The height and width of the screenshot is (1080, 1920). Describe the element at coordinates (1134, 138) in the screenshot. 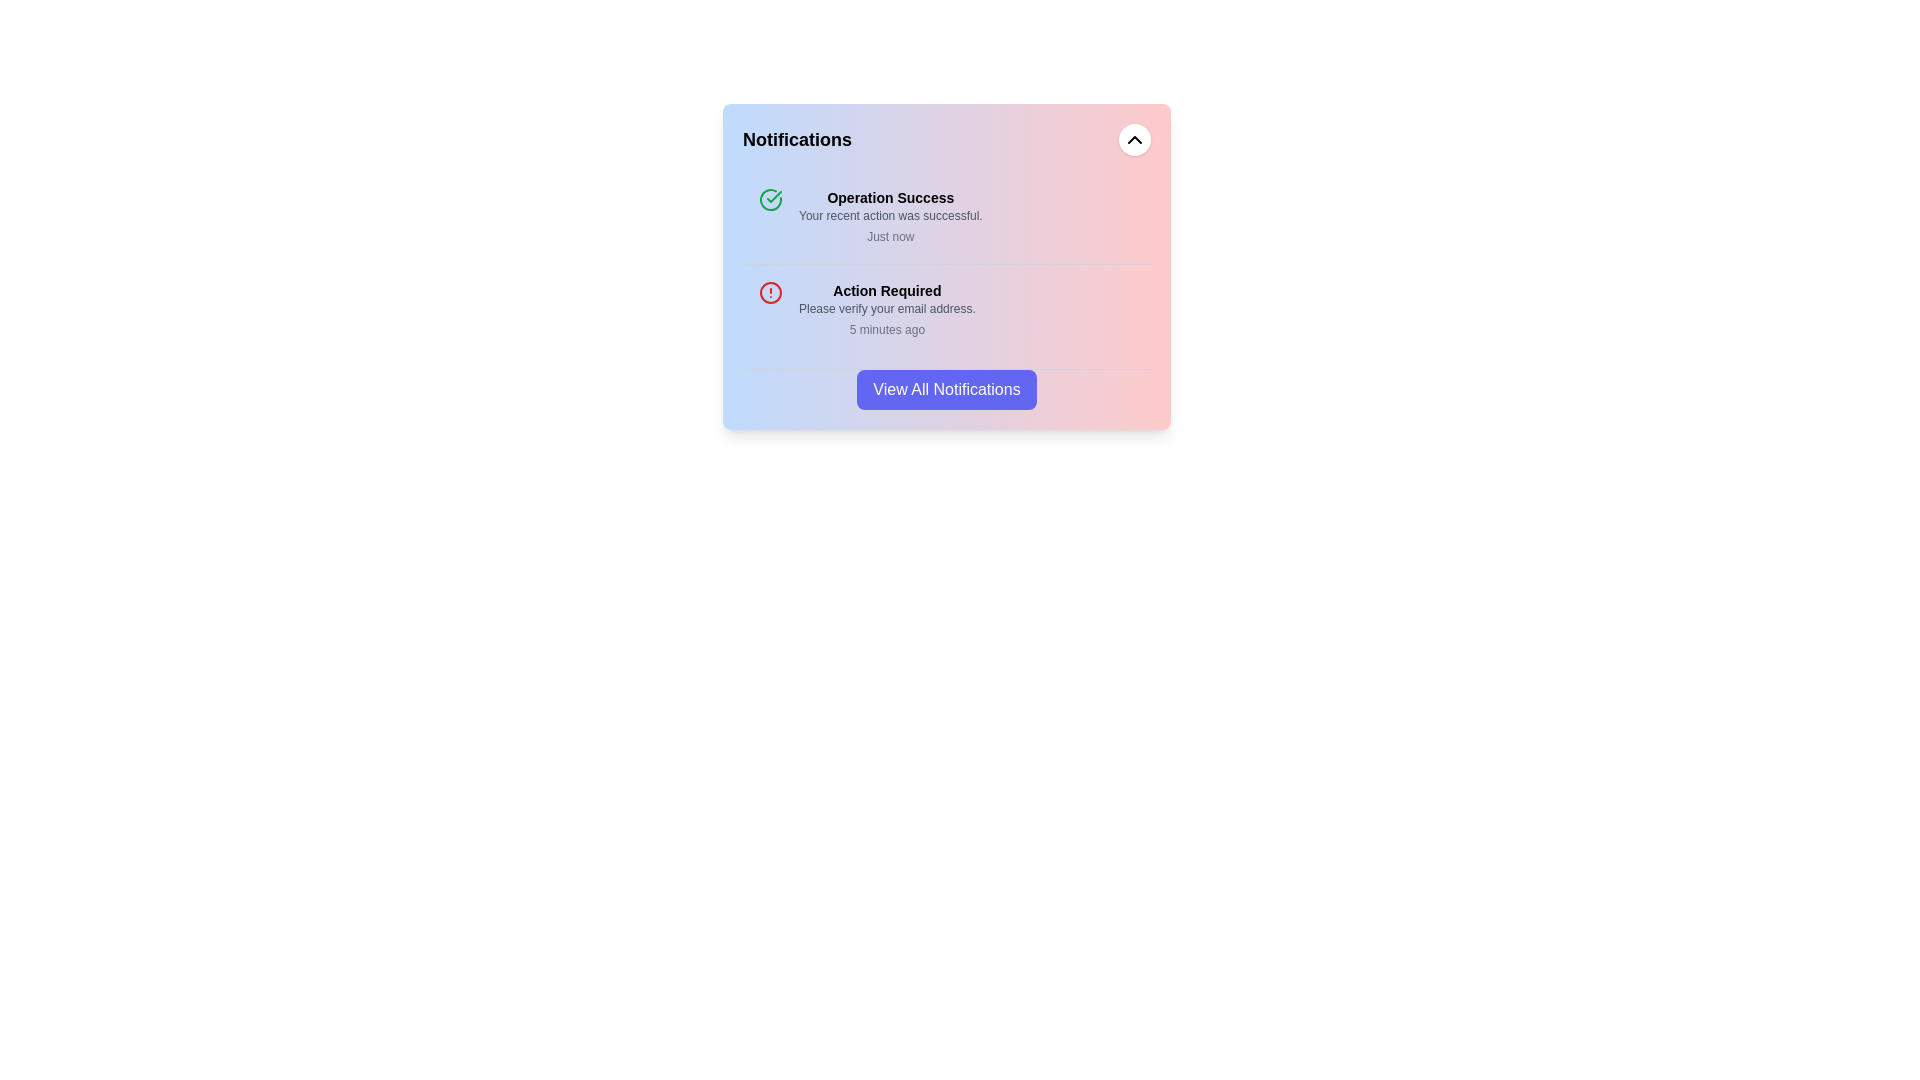

I see `the chevron icon located in the top-right corner of the notifications dialog box to interact with its functionality` at that location.